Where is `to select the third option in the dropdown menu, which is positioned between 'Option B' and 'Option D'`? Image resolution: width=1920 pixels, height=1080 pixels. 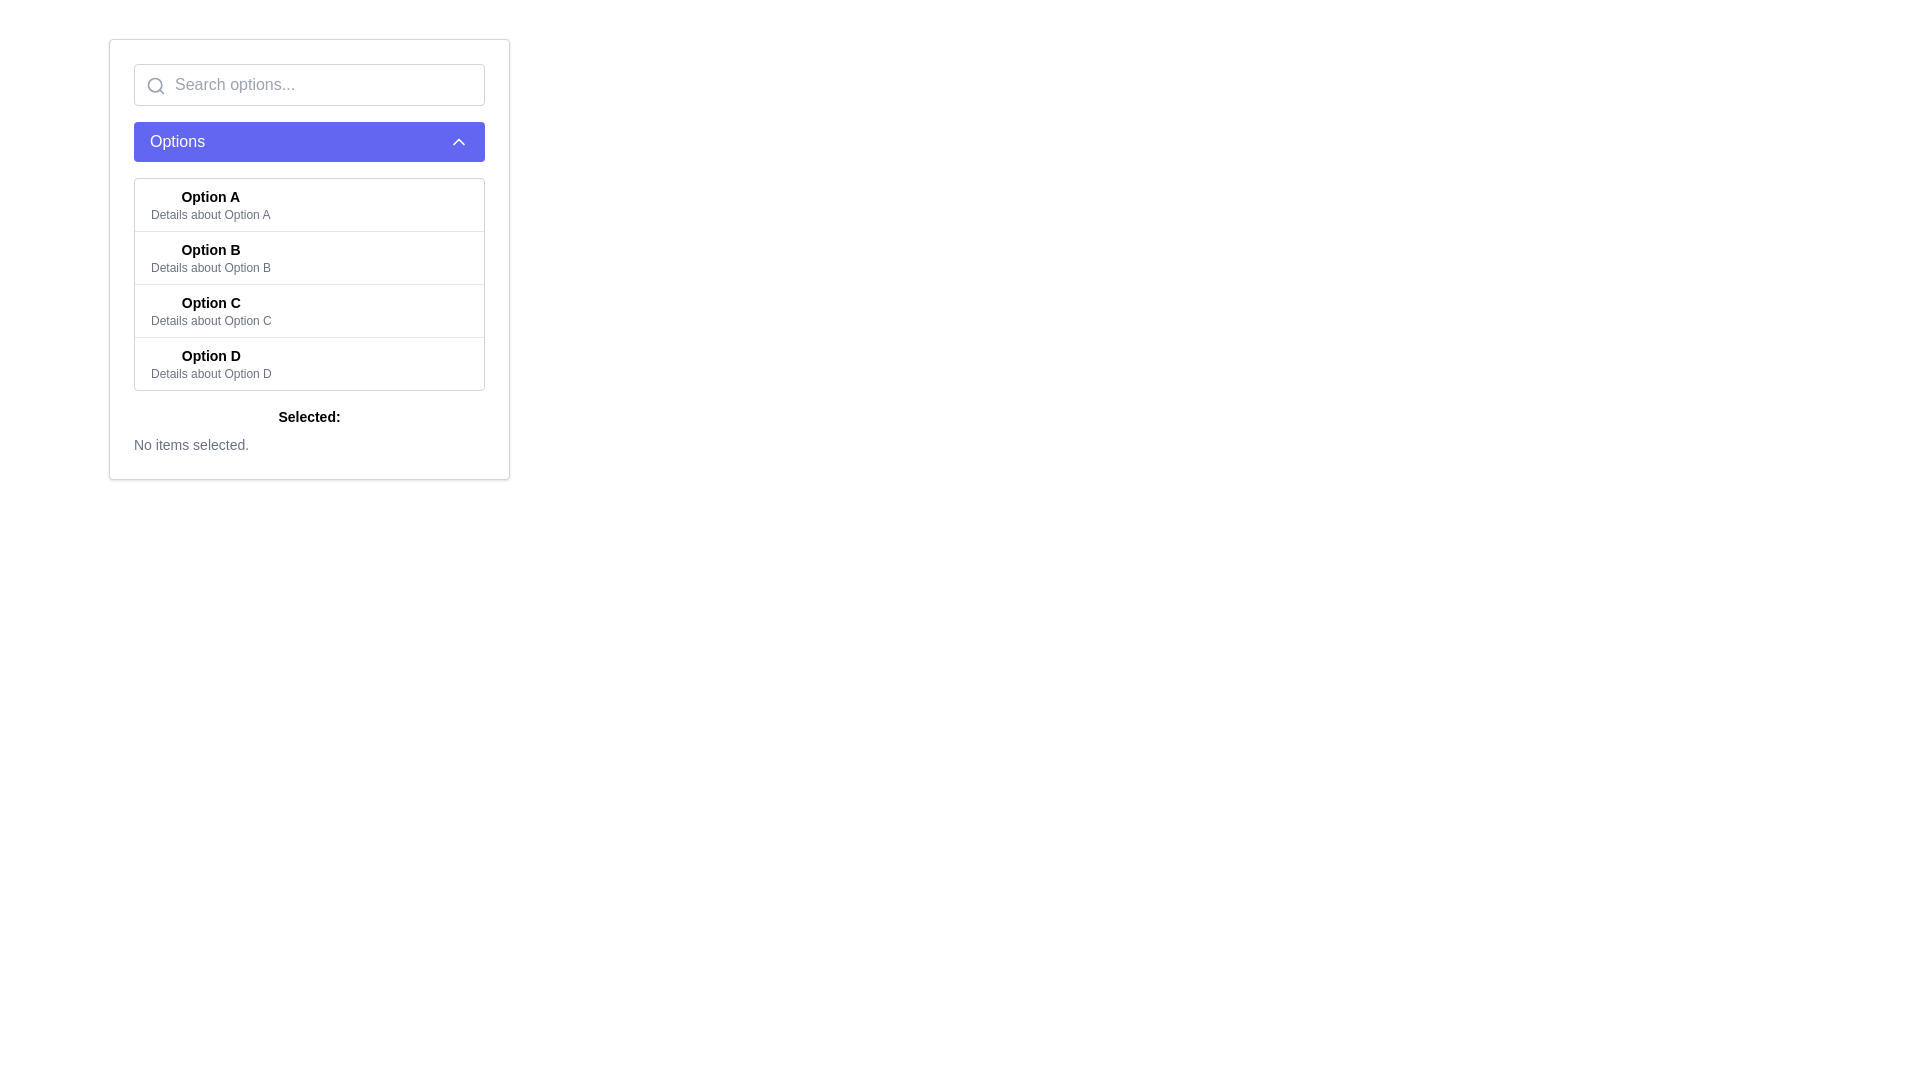 to select the third option in the dropdown menu, which is positioned between 'Option B' and 'Option D' is located at coordinates (308, 310).